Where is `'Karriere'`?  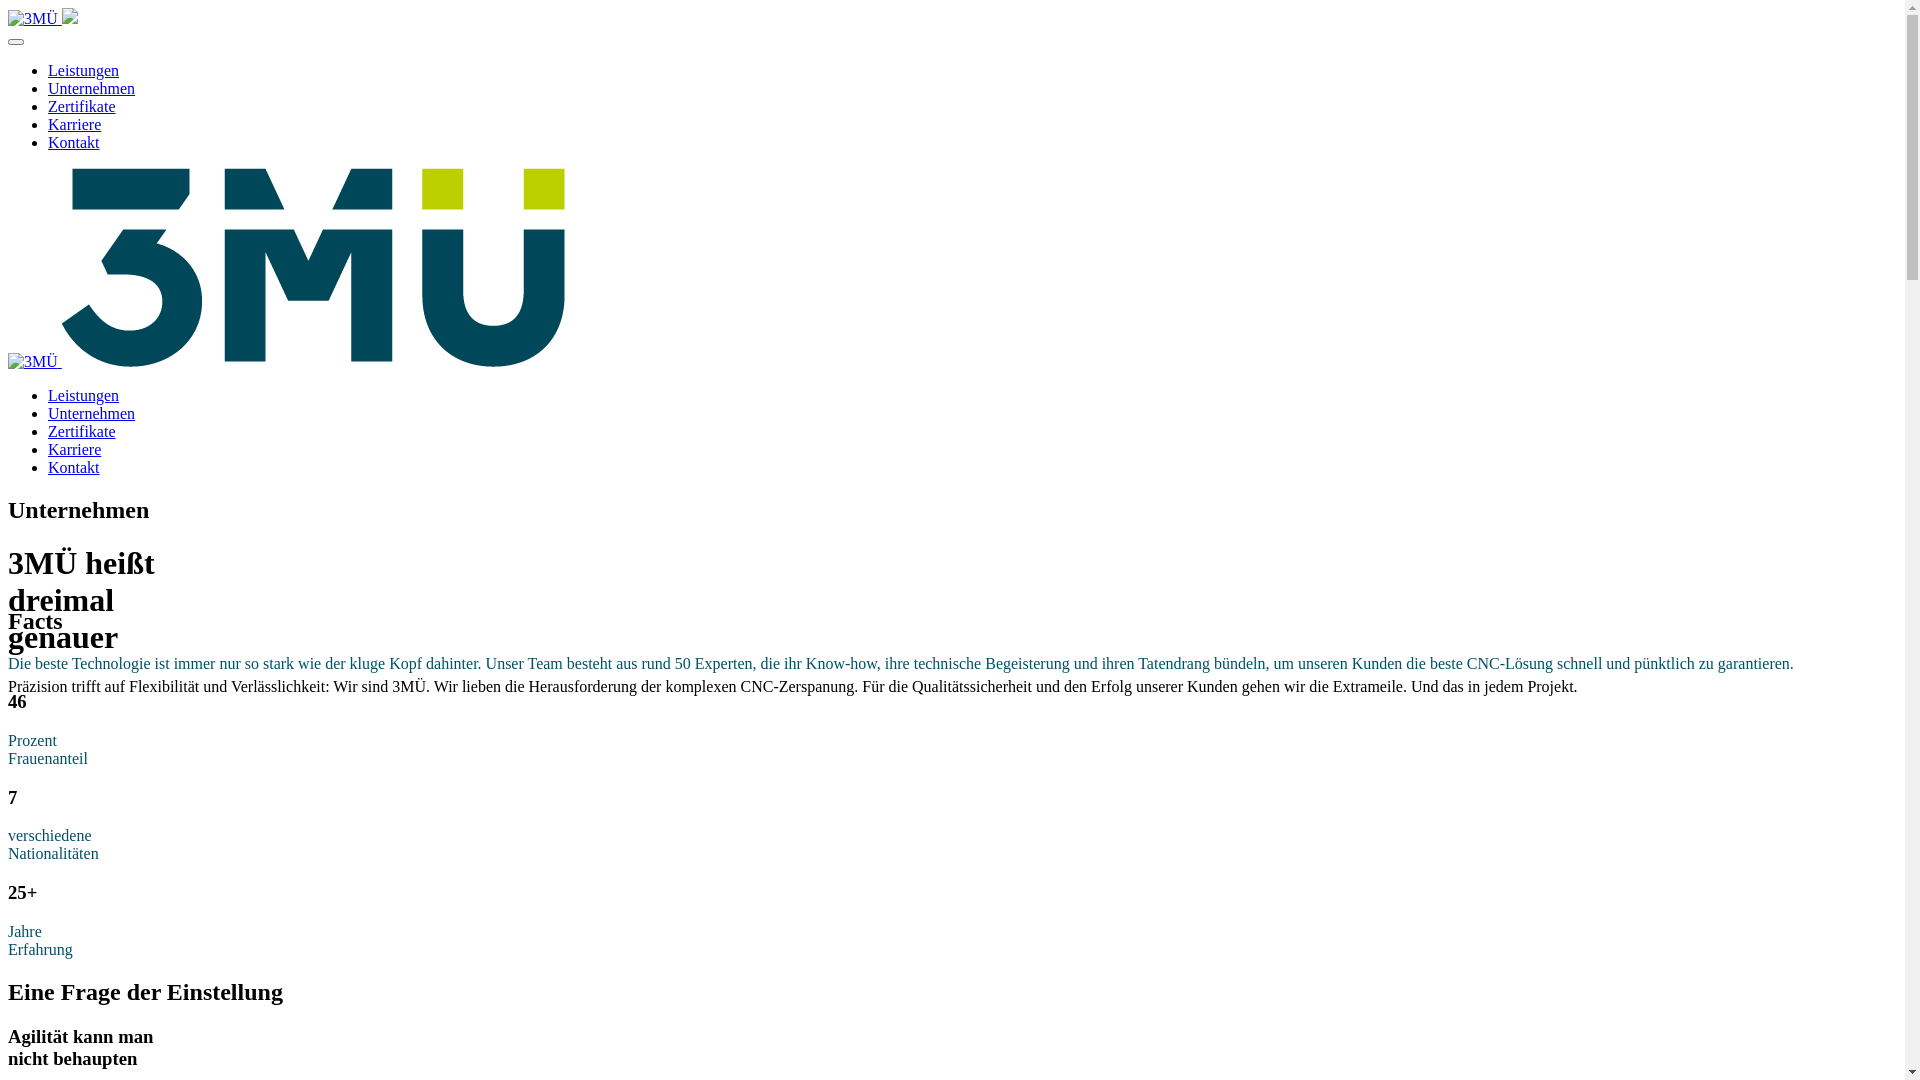 'Karriere' is located at coordinates (74, 448).